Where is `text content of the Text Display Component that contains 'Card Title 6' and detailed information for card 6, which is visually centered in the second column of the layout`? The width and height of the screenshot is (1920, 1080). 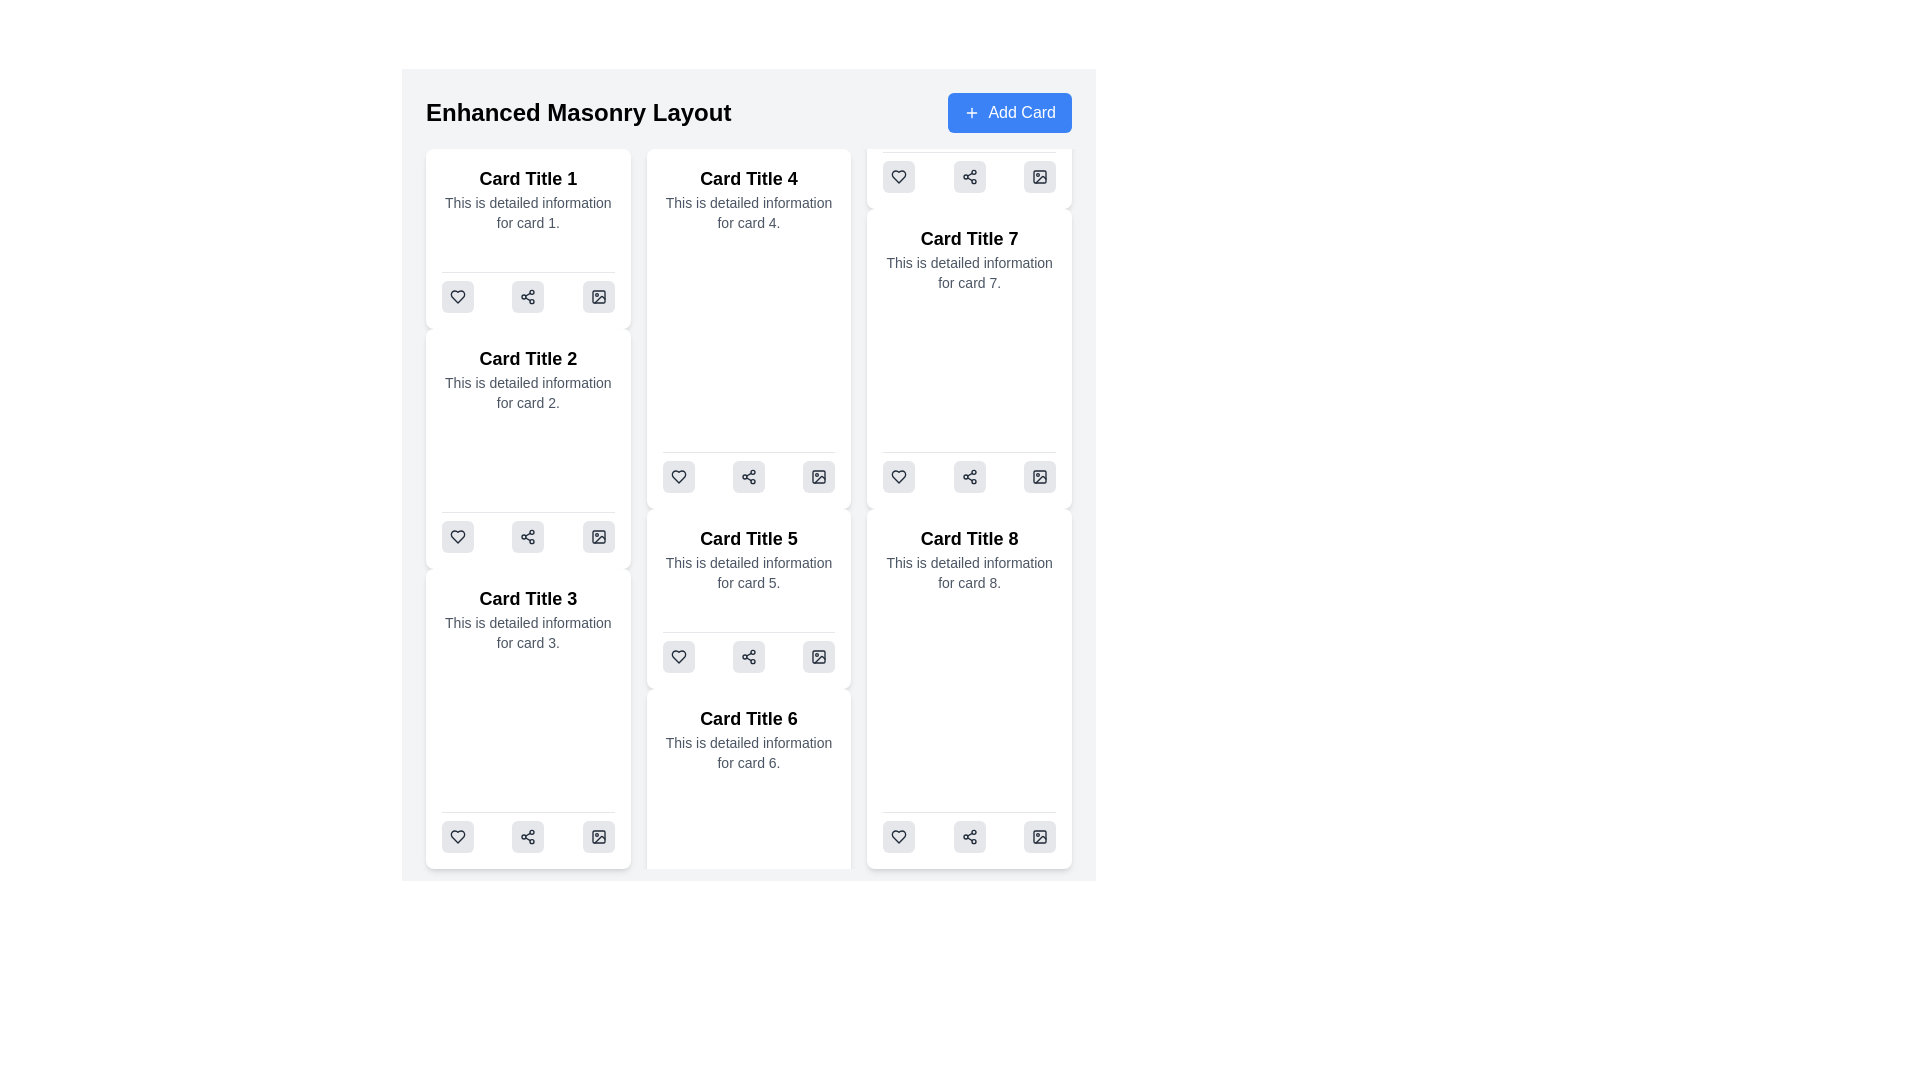
text content of the Text Display Component that contains 'Card Title 6' and detailed information for card 6, which is visually centered in the second column of the layout is located at coordinates (747, 739).